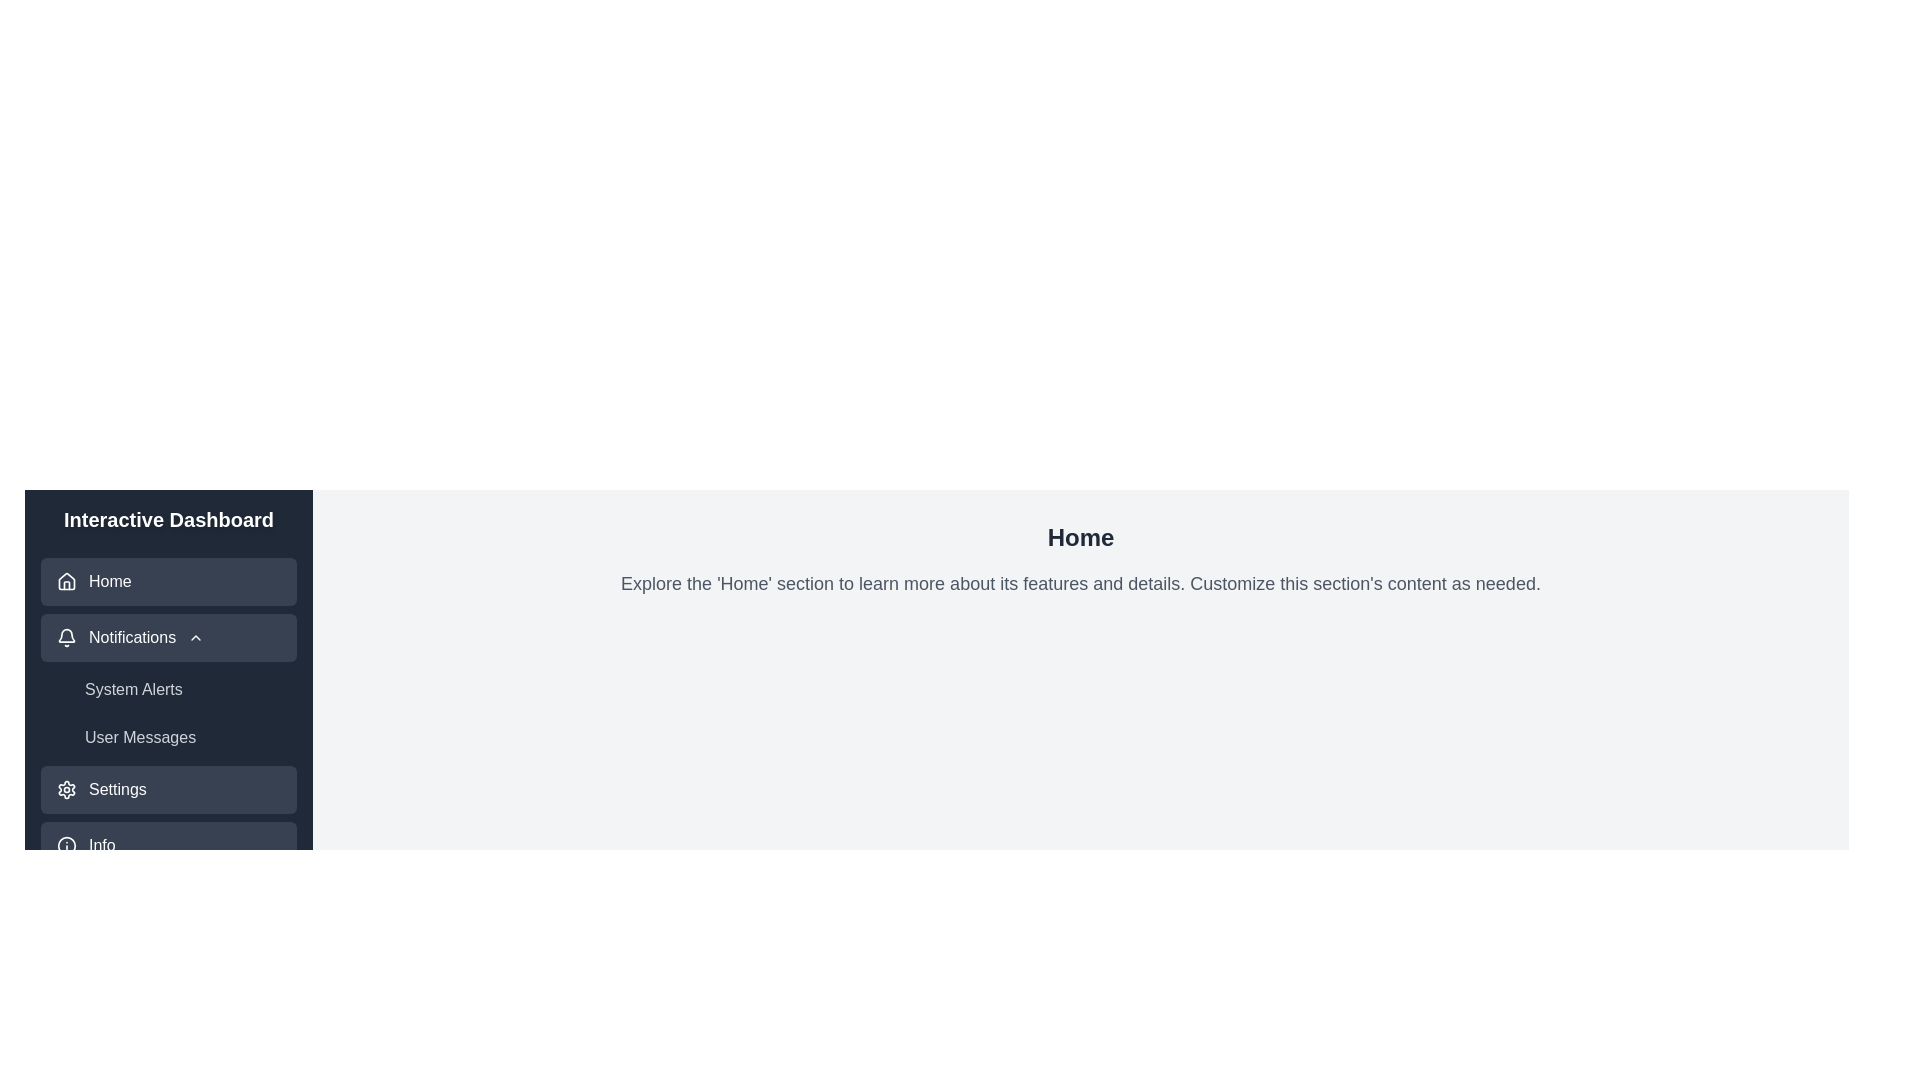 Image resolution: width=1920 pixels, height=1080 pixels. What do you see at coordinates (1079, 583) in the screenshot?
I see `the descriptive text paragraph located under the 'Home' header, which provides information about customization options` at bounding box center [1079, 583].